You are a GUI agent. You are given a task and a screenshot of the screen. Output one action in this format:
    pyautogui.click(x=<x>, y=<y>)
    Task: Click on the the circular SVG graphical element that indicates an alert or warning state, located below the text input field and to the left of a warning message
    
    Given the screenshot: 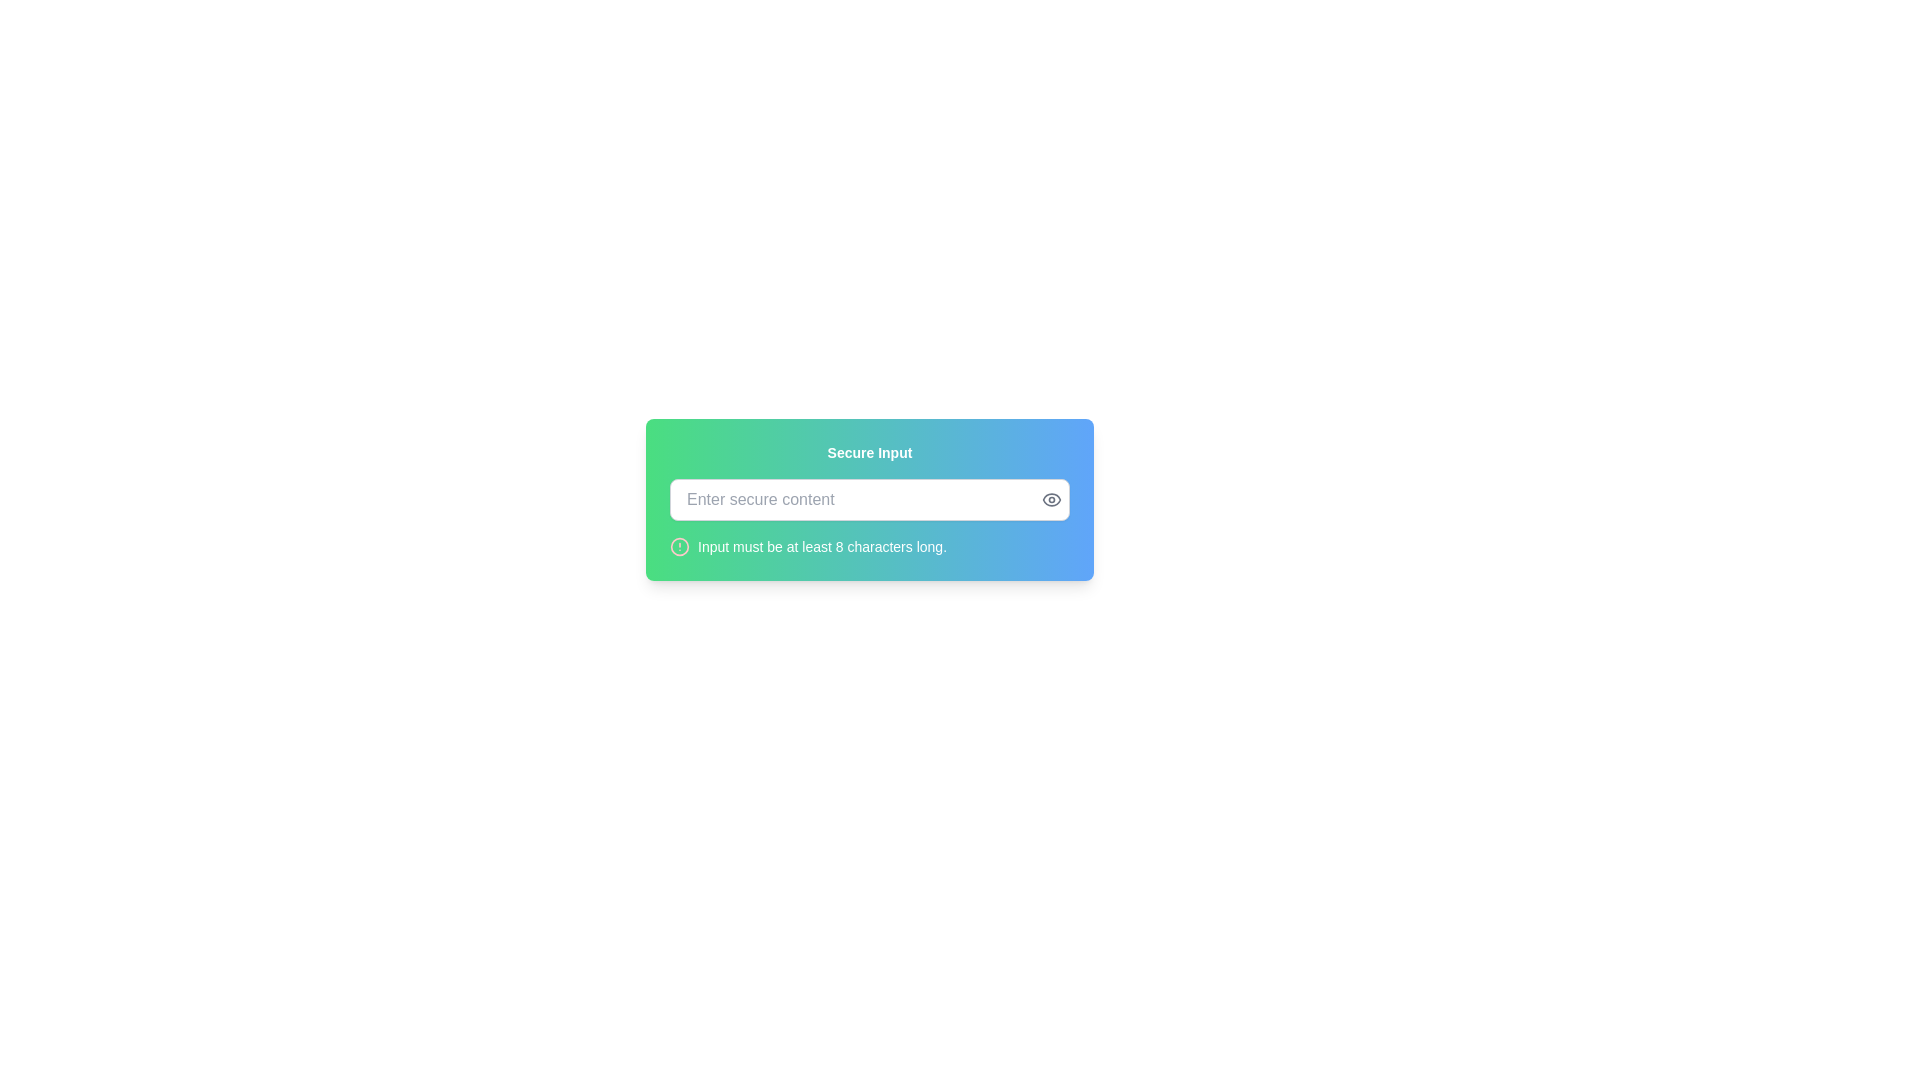 What is the action you would take?
    pyautogui.click(x=680, y=547)
    